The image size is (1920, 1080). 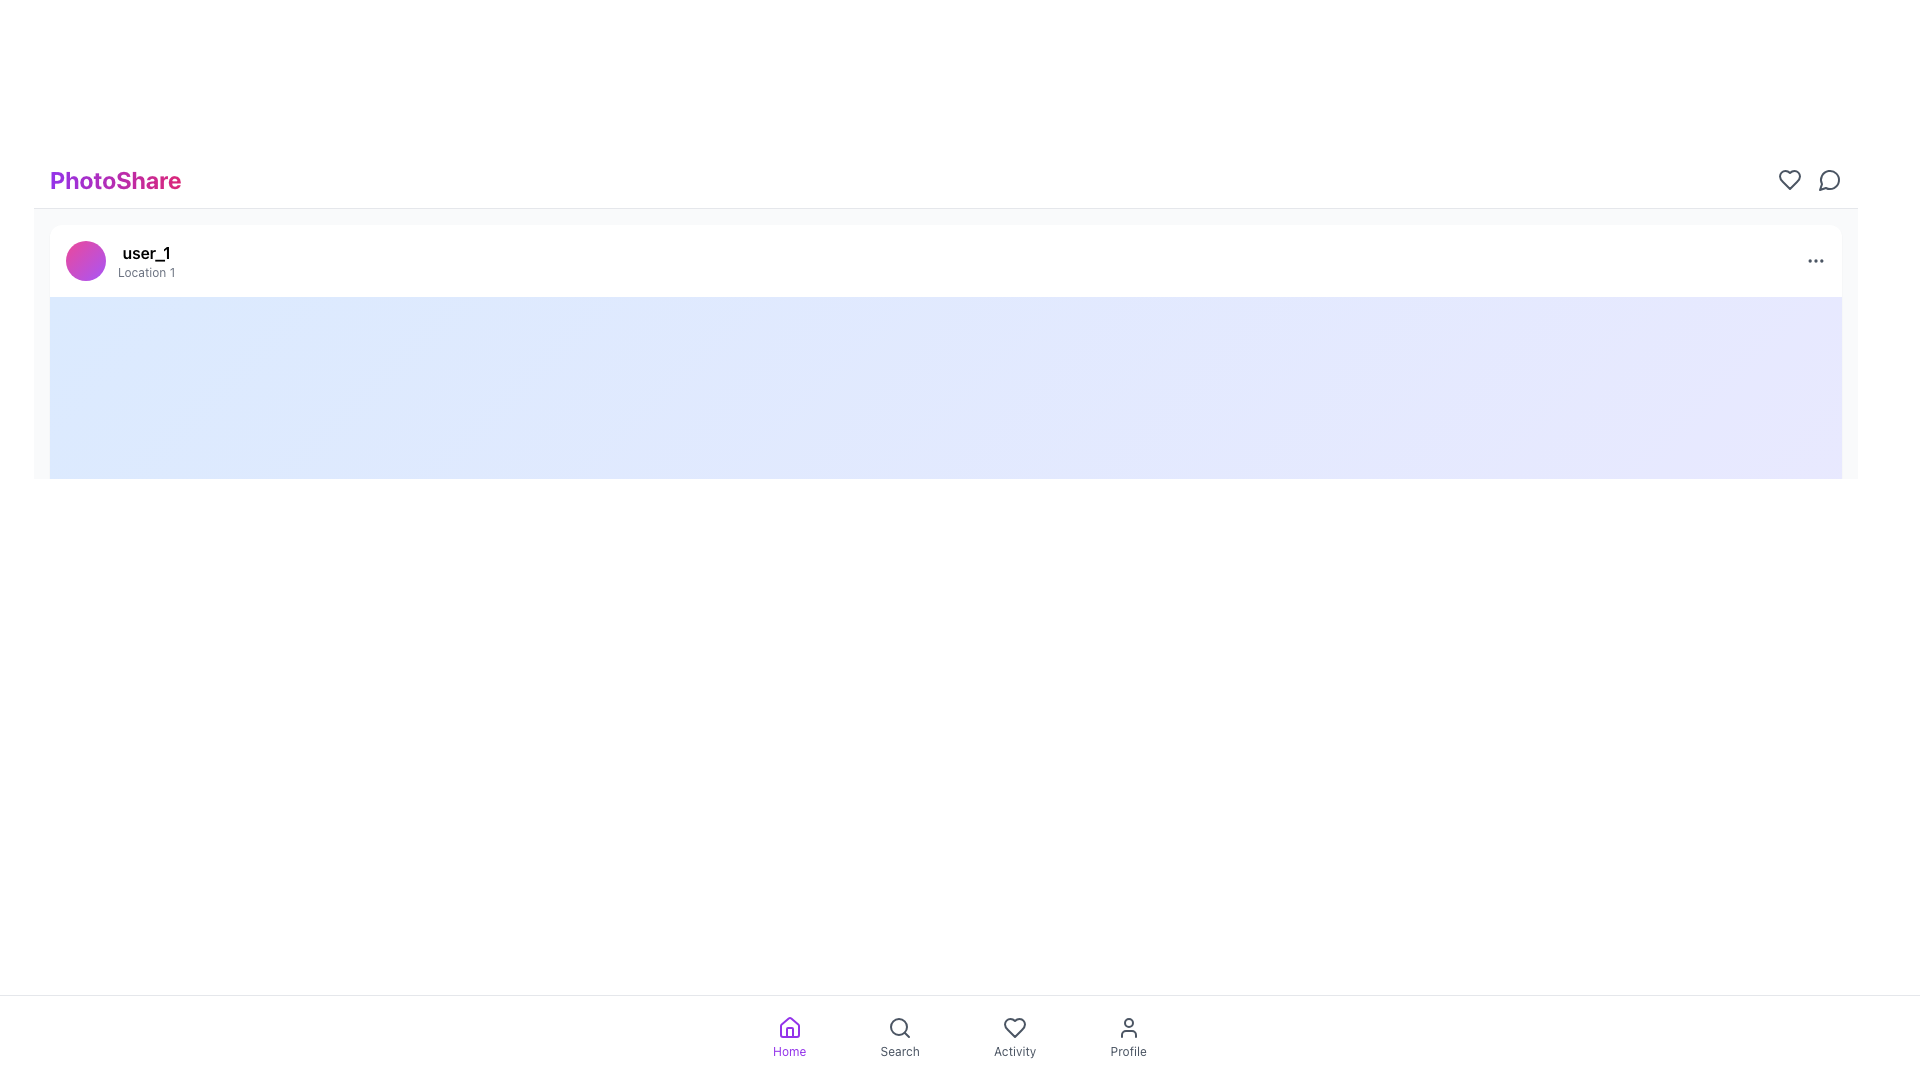 What do you see at coordinates (1829, 180) in the screenshot?
I see `the rightmost button that serves` at bounding box center [1829, 180].